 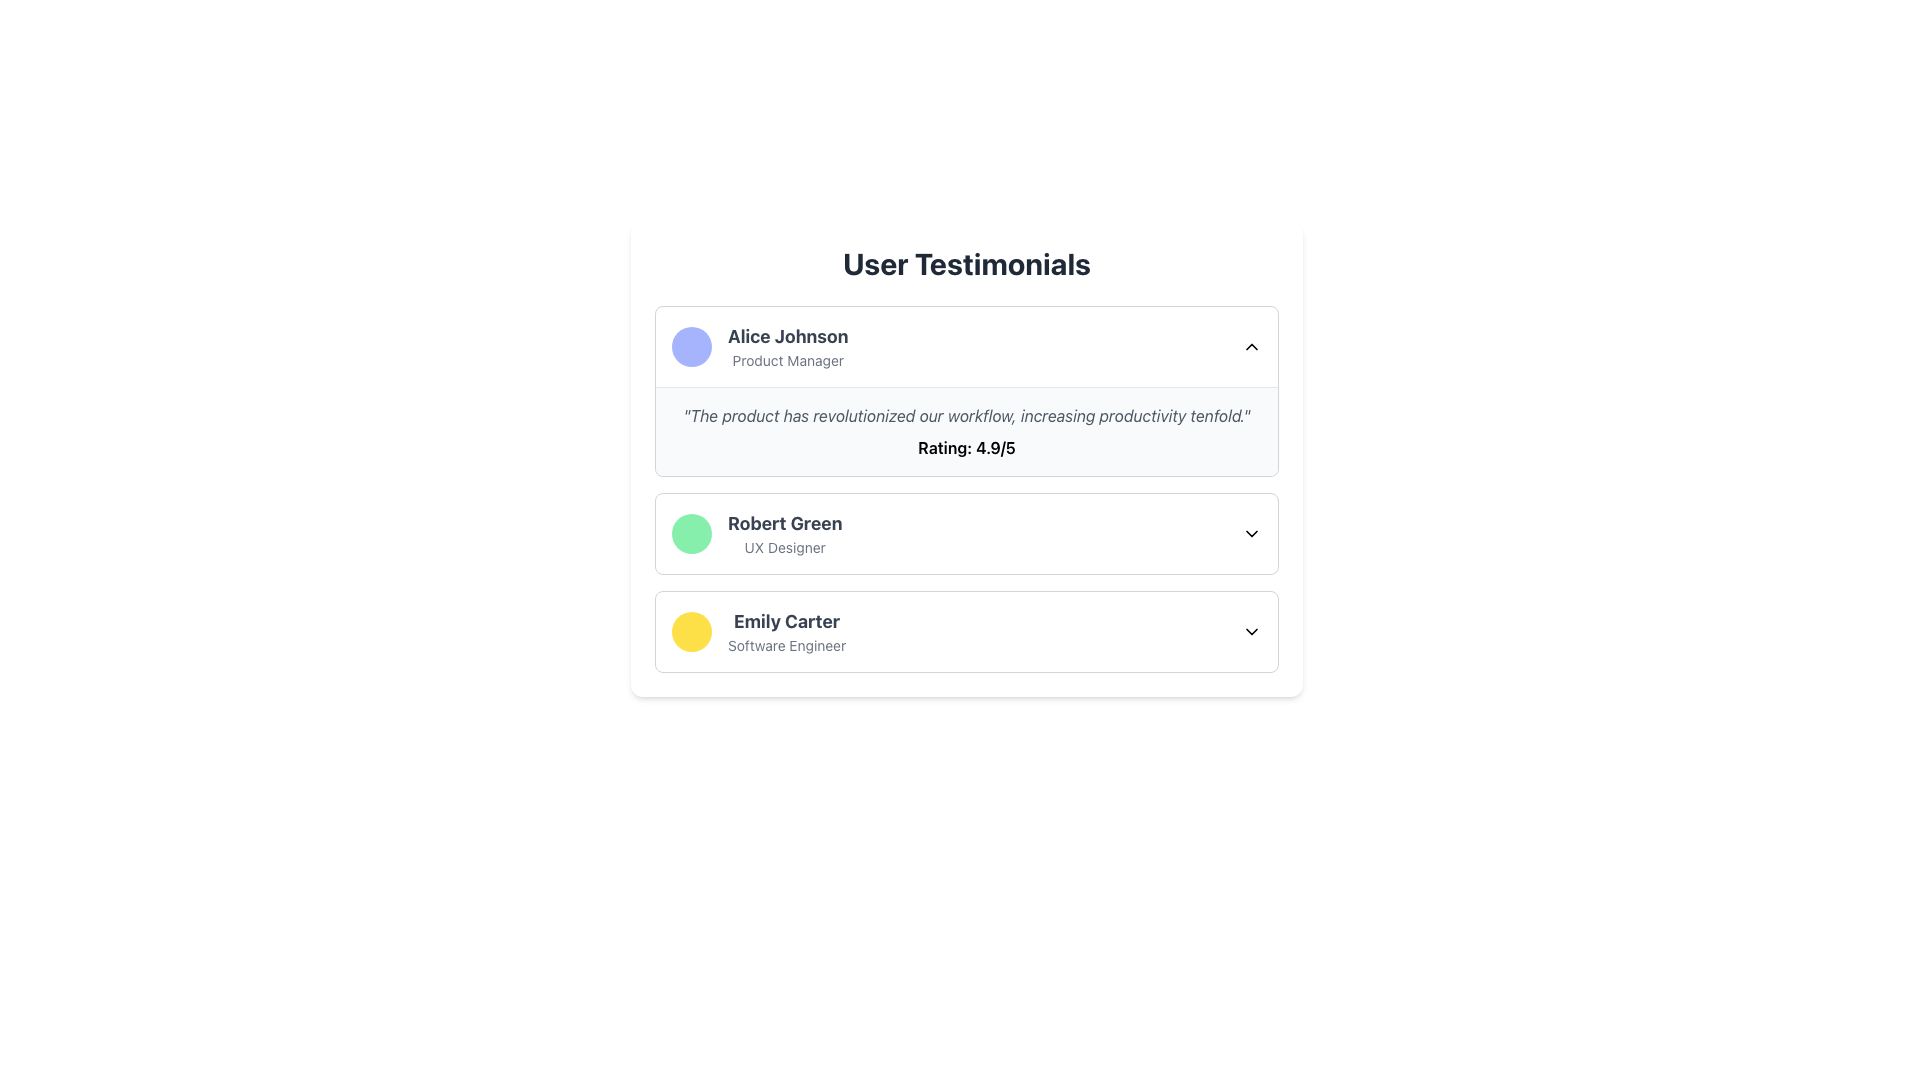 I want to click on the downward-facing chevron SVG icon located in the top-right corner of the card labeled 'Emily Carter Software Engineer', so click(x=1251, y=632).